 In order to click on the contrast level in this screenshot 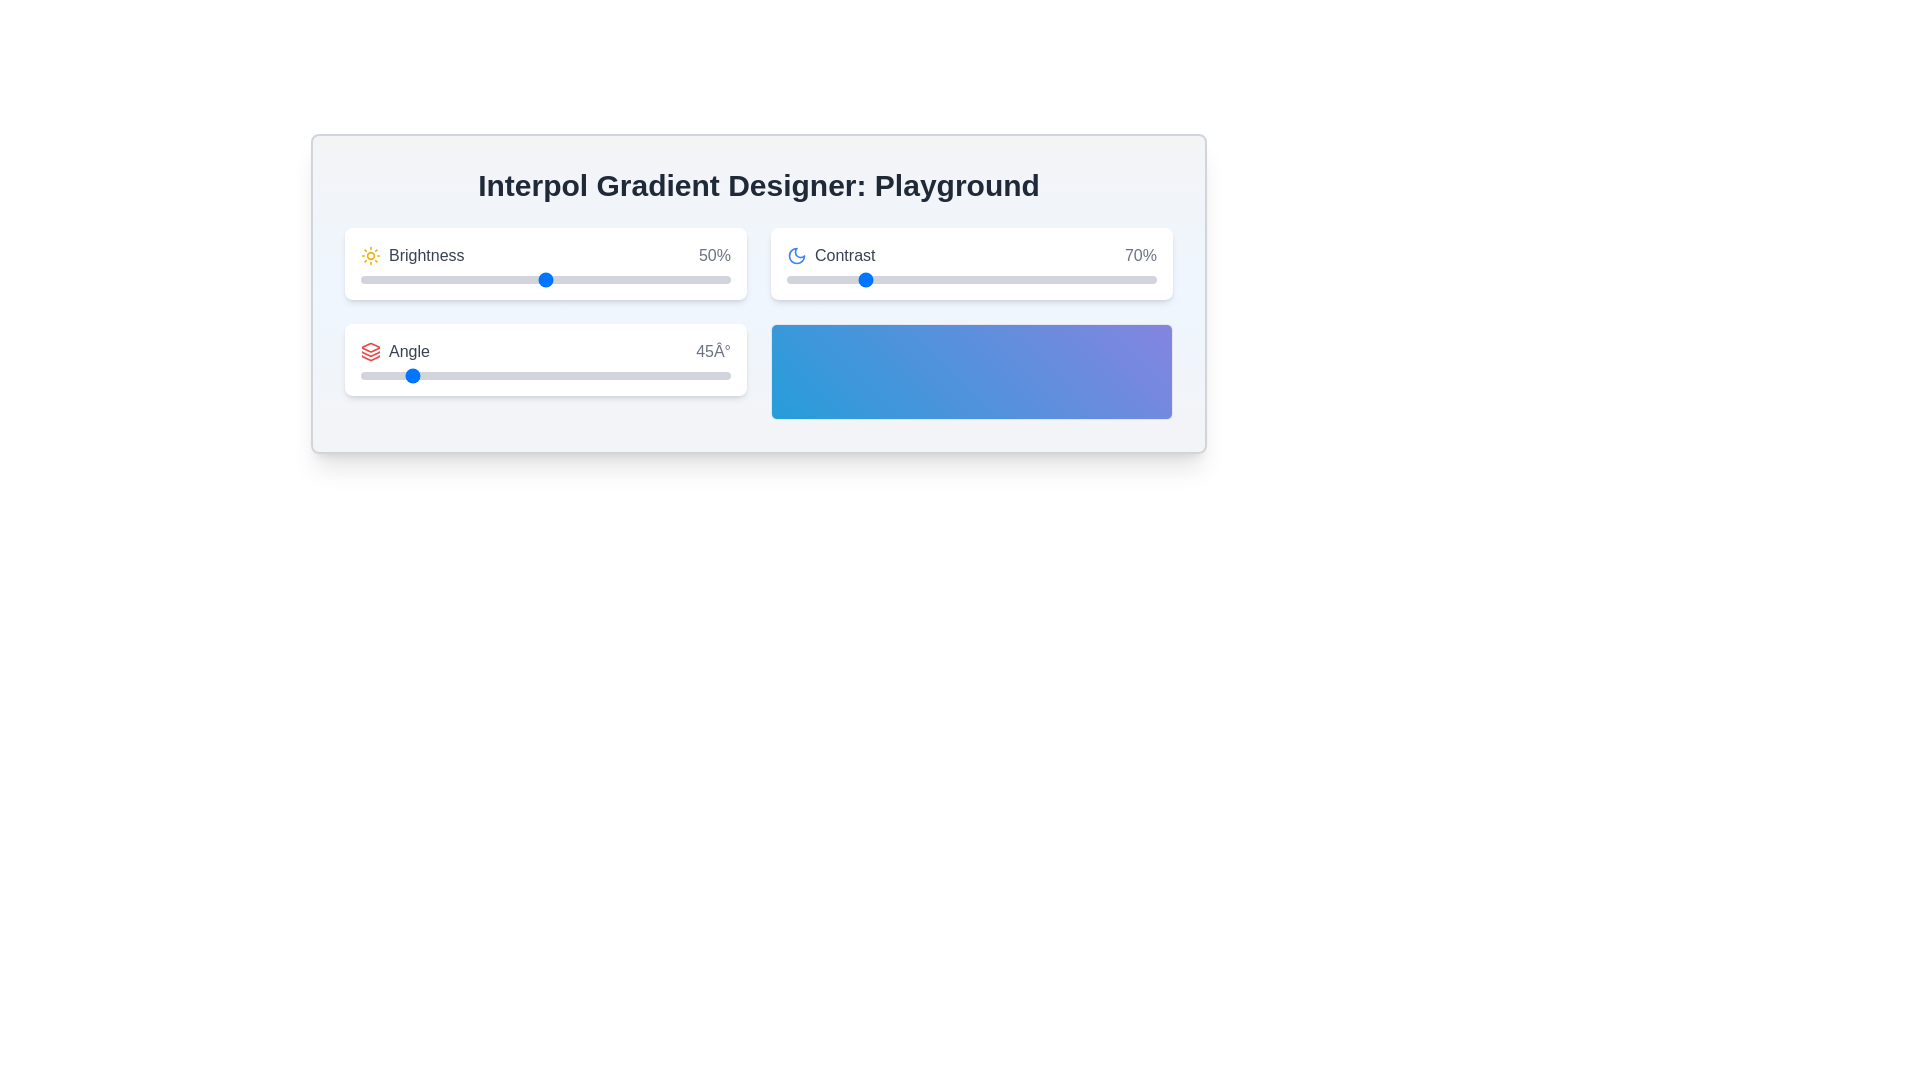, I will do `click(1118, 280)`.